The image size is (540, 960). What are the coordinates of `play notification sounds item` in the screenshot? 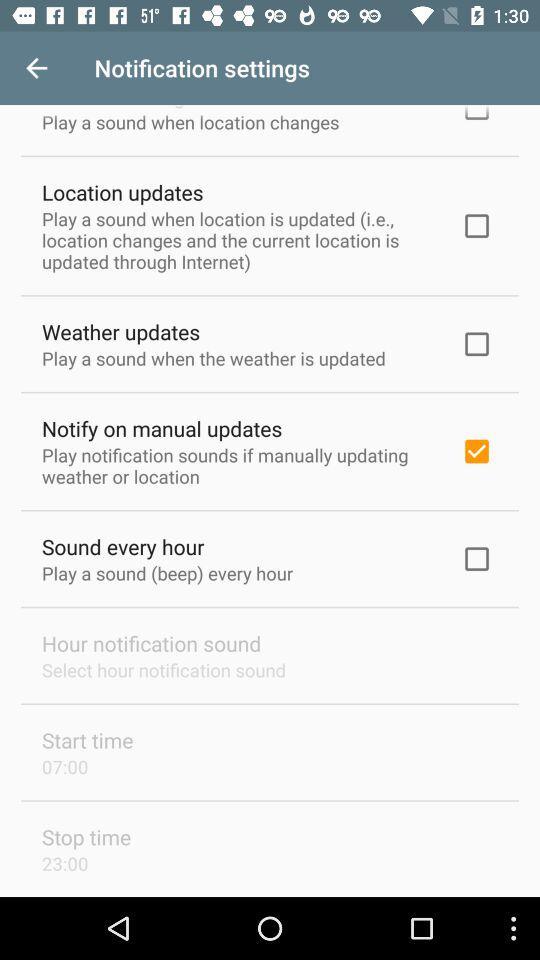 It's located at (238, 465).